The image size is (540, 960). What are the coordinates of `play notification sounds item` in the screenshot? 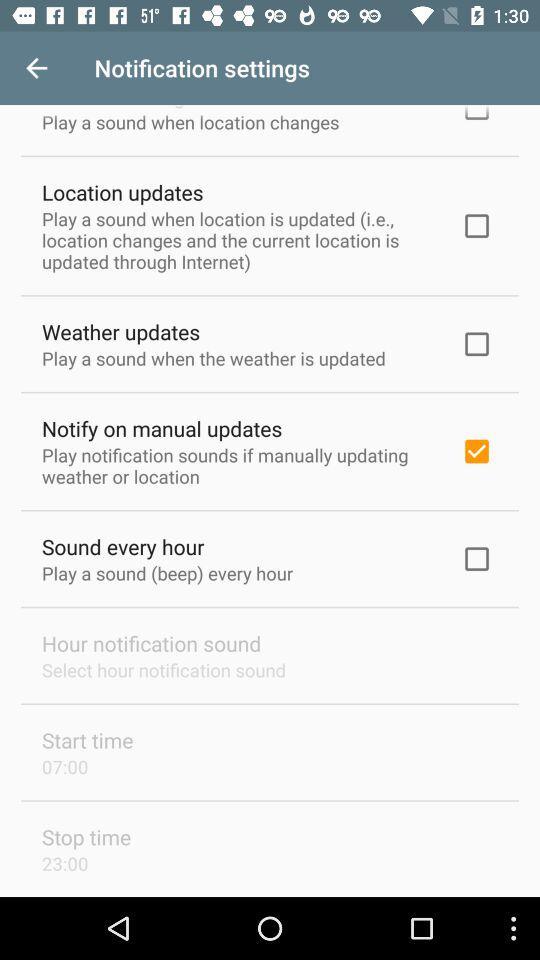 It's located at (238, 465).